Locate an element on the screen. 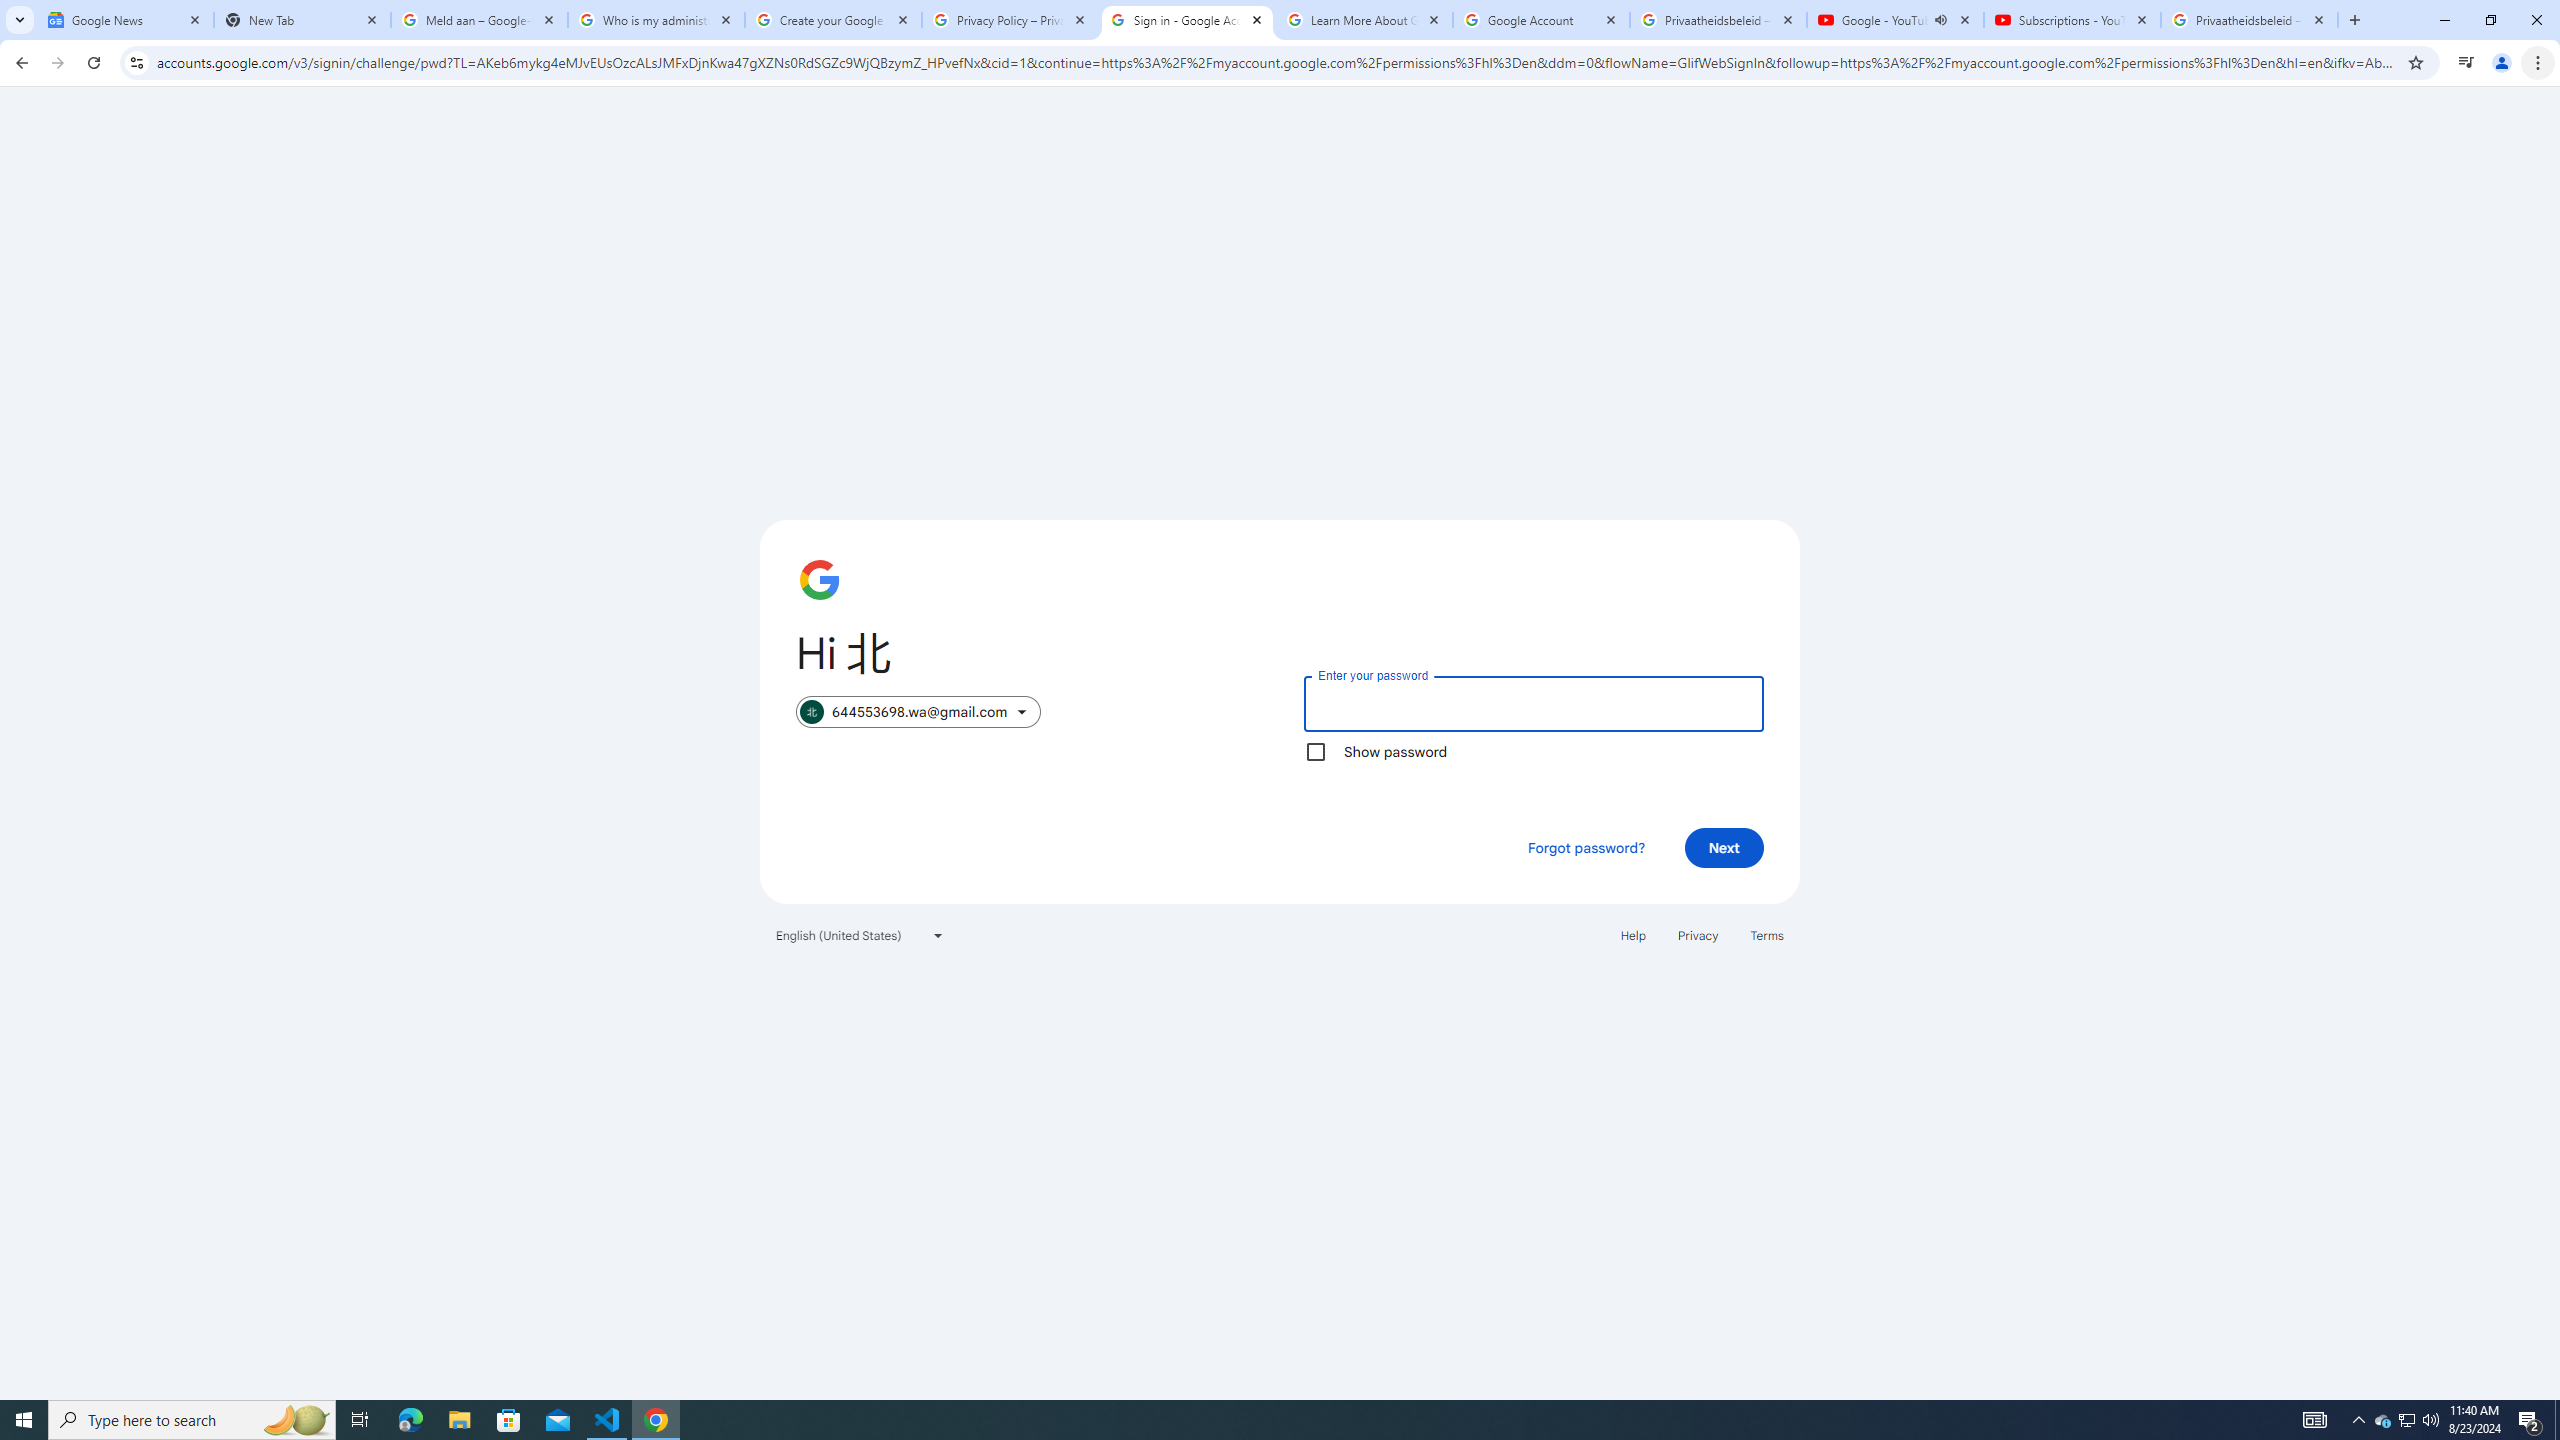 The image size is (2560, 1440). 'New Tab' is located at coordinates (301, 19).